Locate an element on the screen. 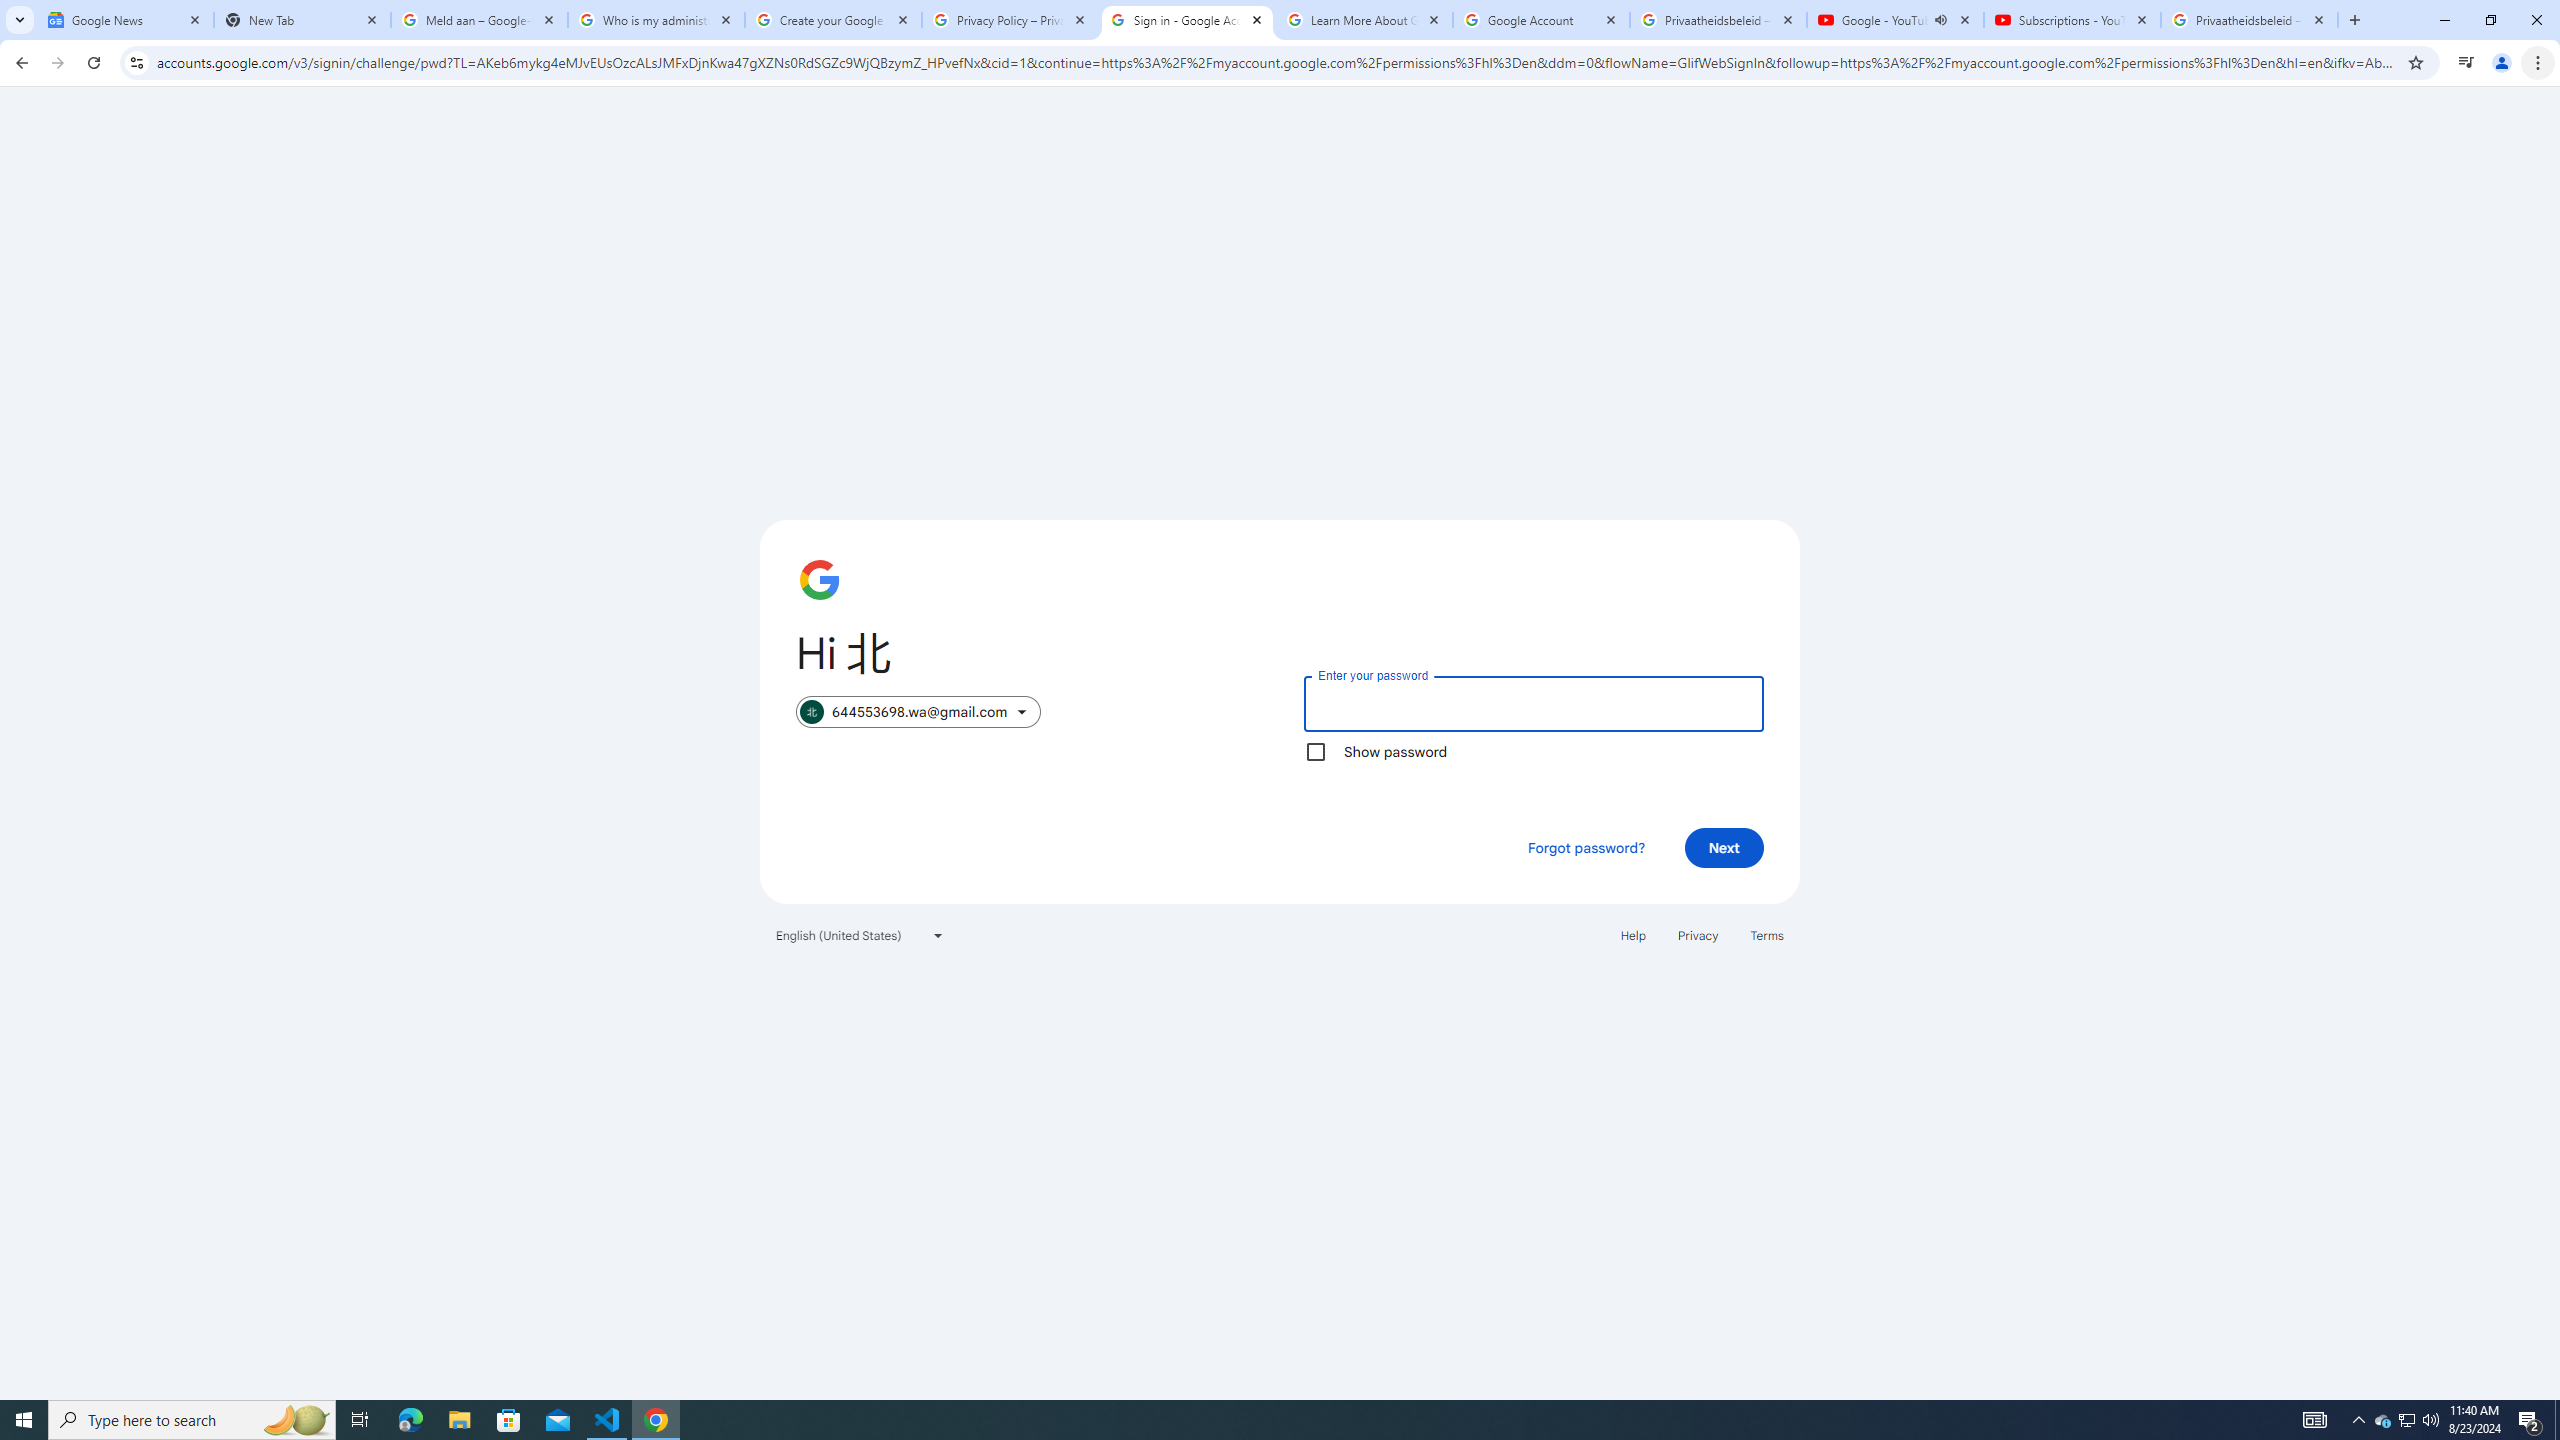 The image size is (2560, 1440). 'New Tab' is located at coordinates (301, 19).